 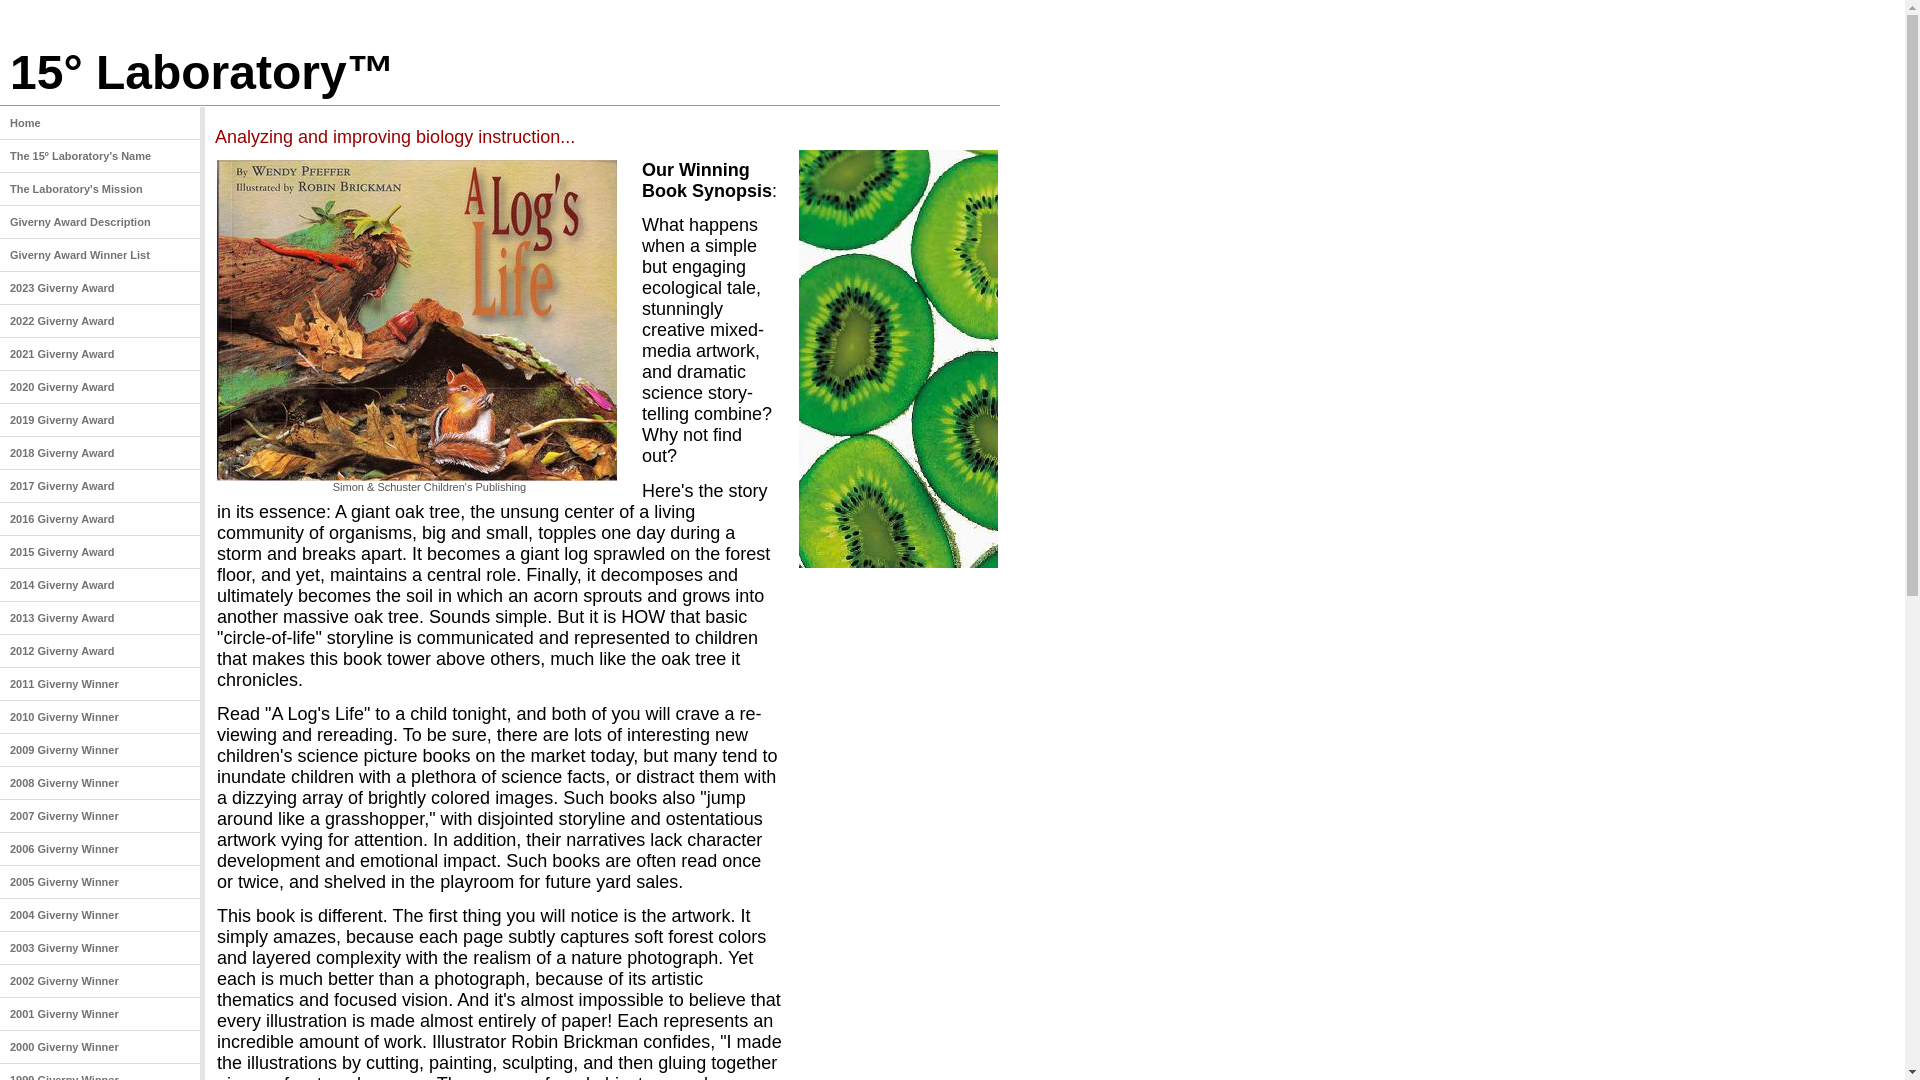 I want to click on '2000 Giverny Winner', so click(x=99, y=1046).